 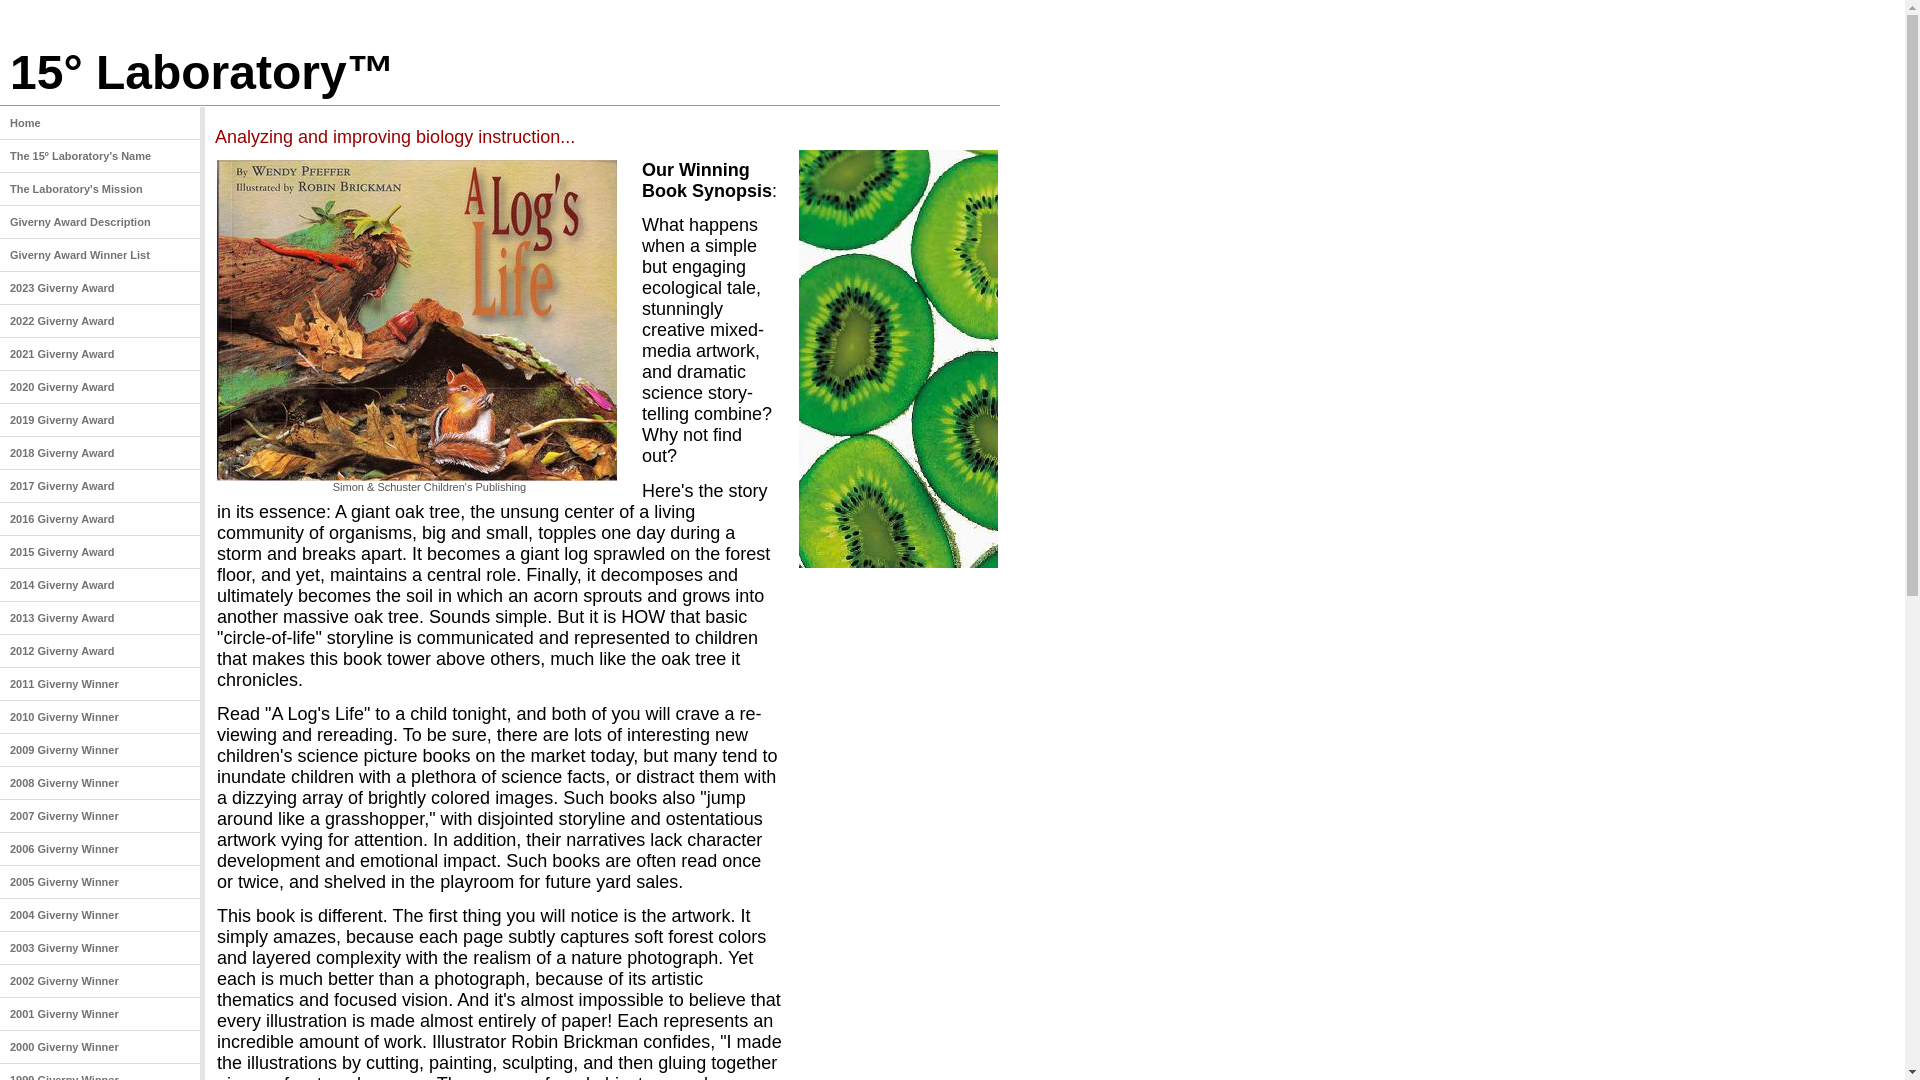 I want to click on '2000 Giverny Winner', so click(x=99, y=1046).